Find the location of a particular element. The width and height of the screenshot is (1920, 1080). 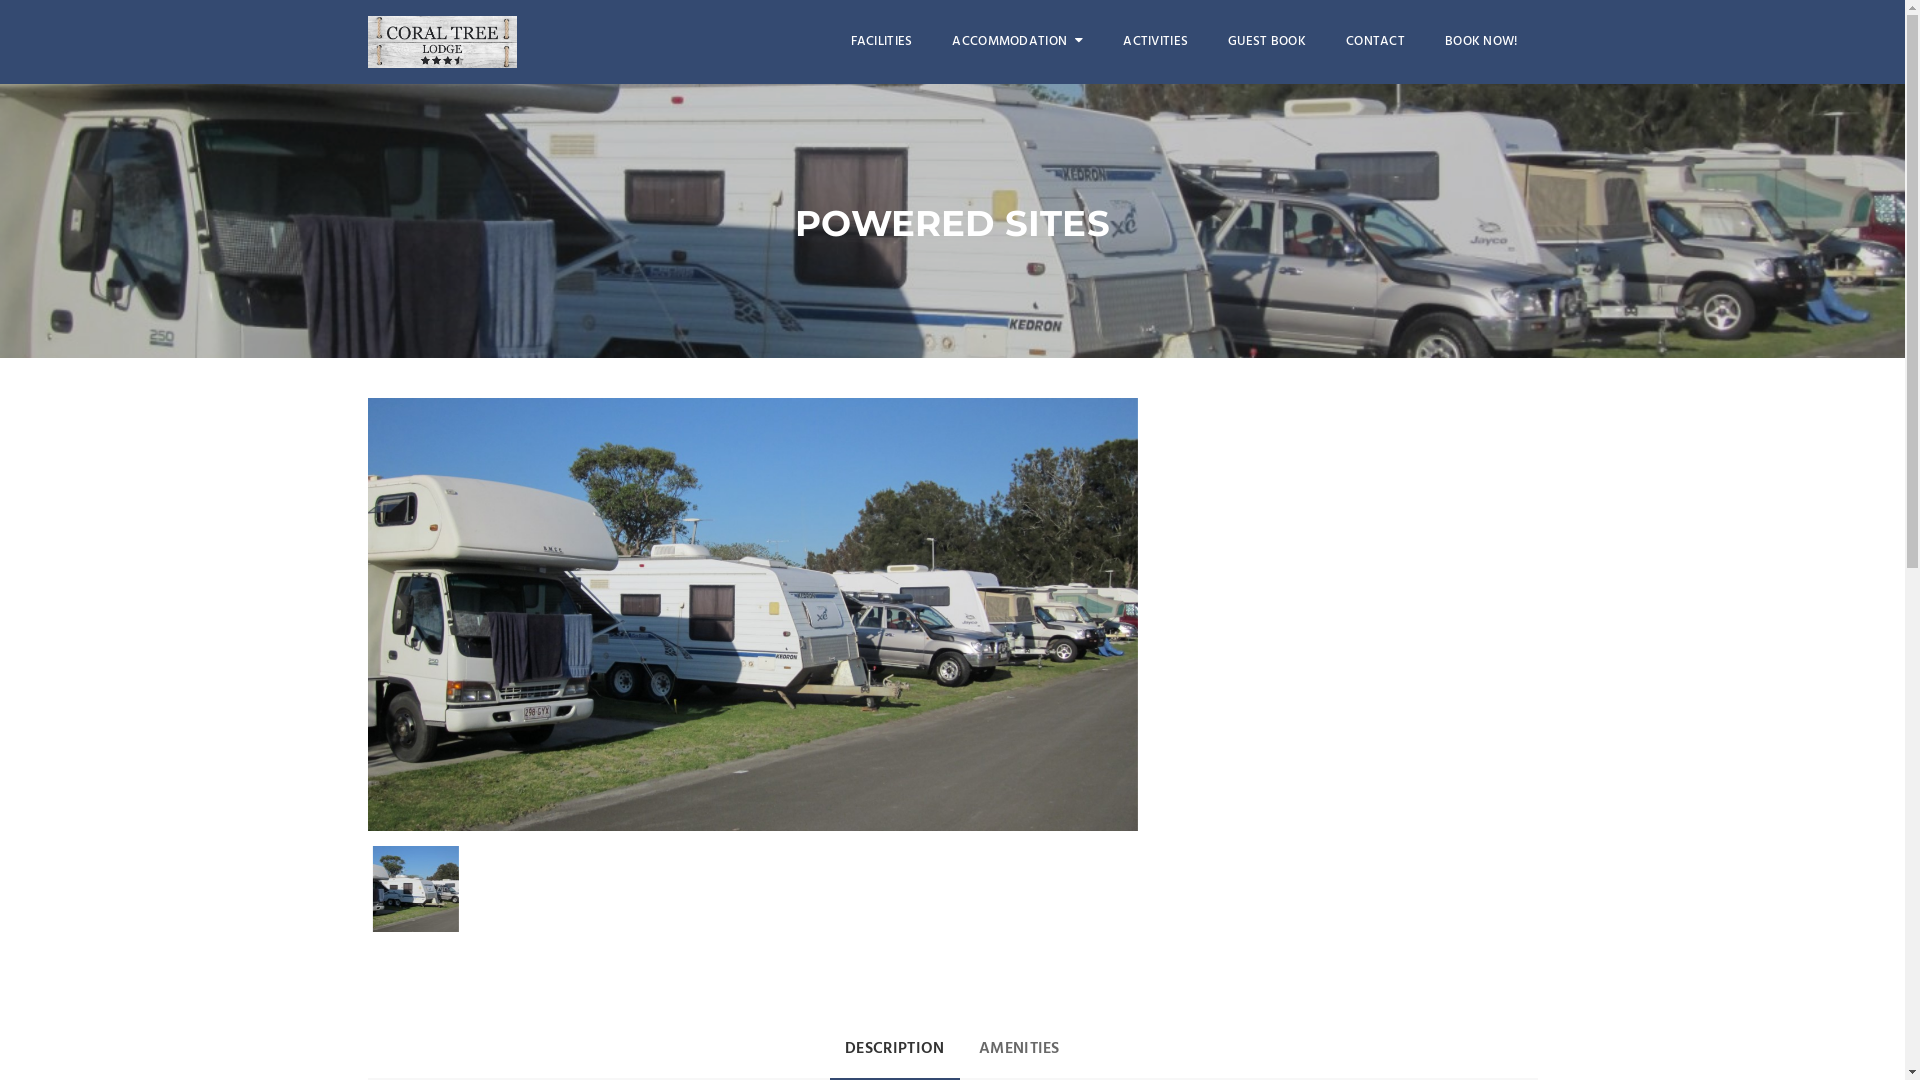

'FACILITIES' is located at coordinates (881, 42).